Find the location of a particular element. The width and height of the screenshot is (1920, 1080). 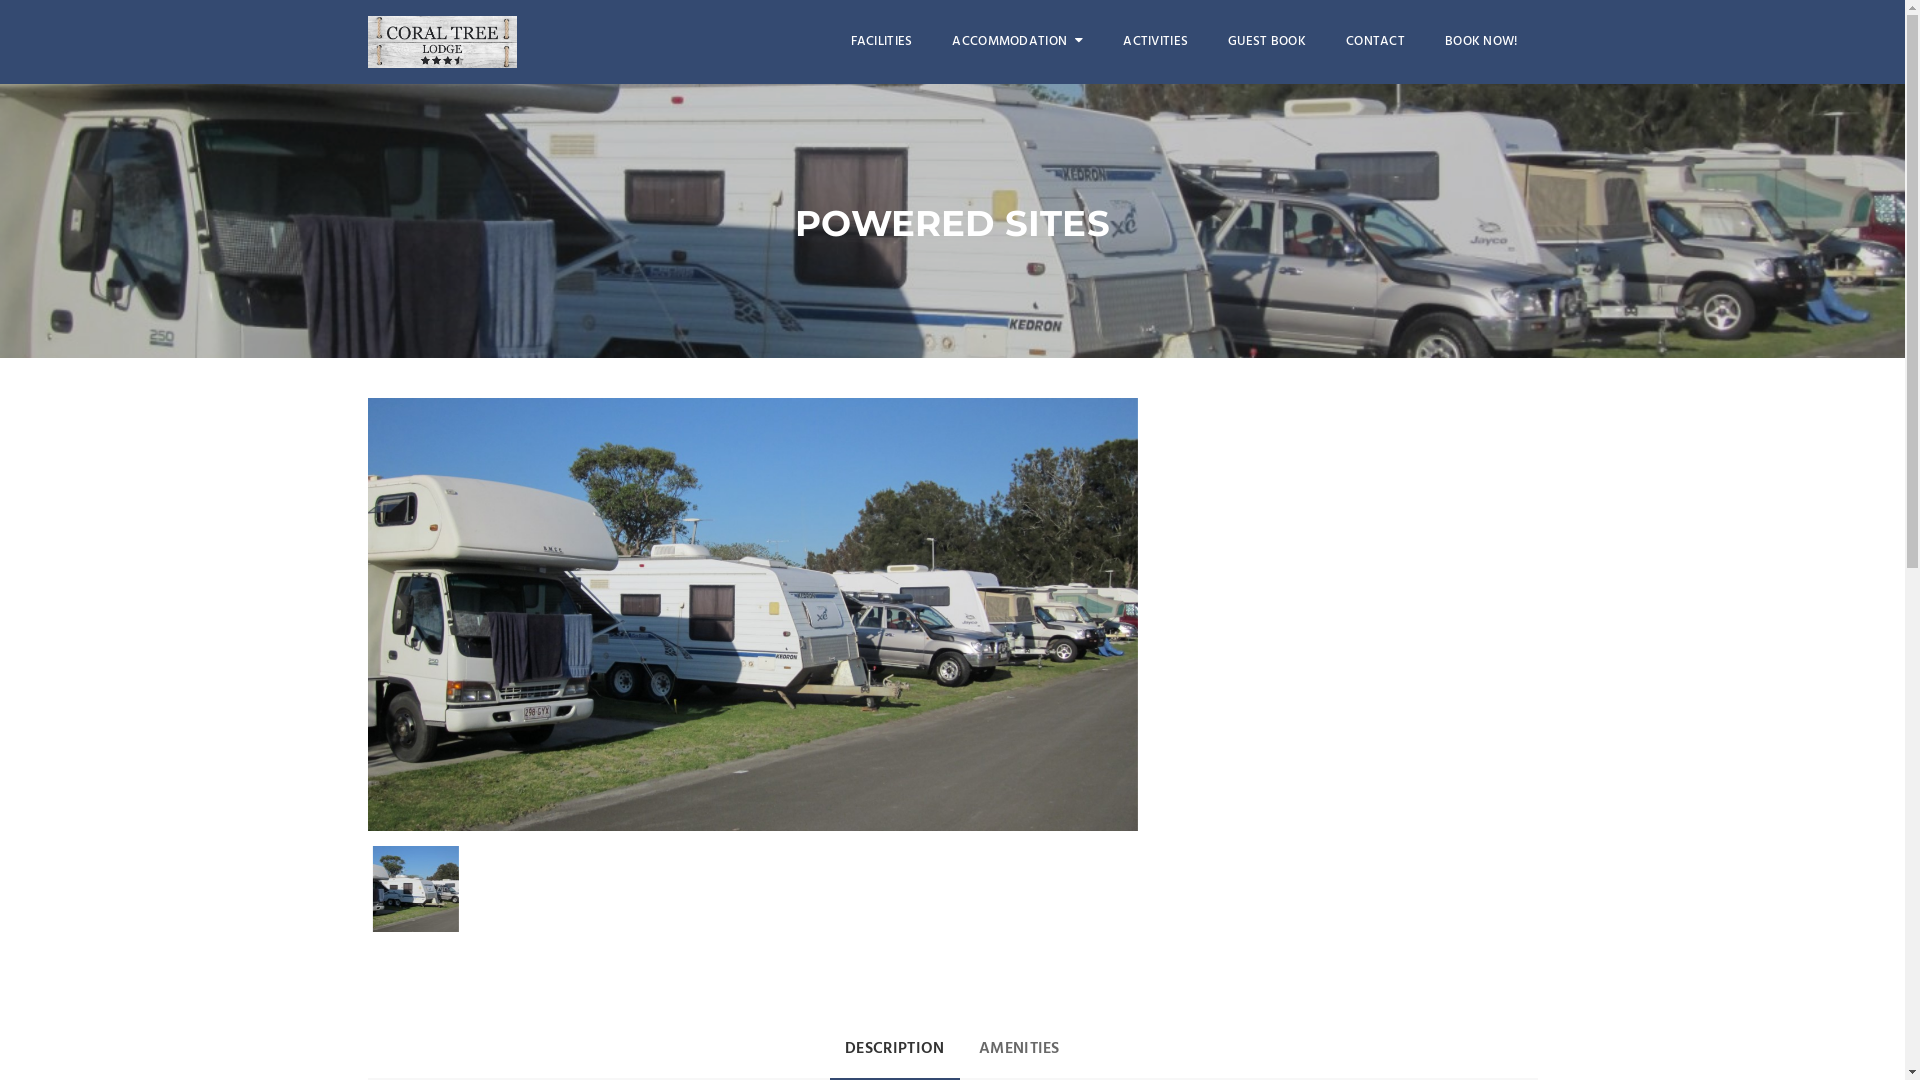

'FACILITIES' is located at coordinates (881, 42).